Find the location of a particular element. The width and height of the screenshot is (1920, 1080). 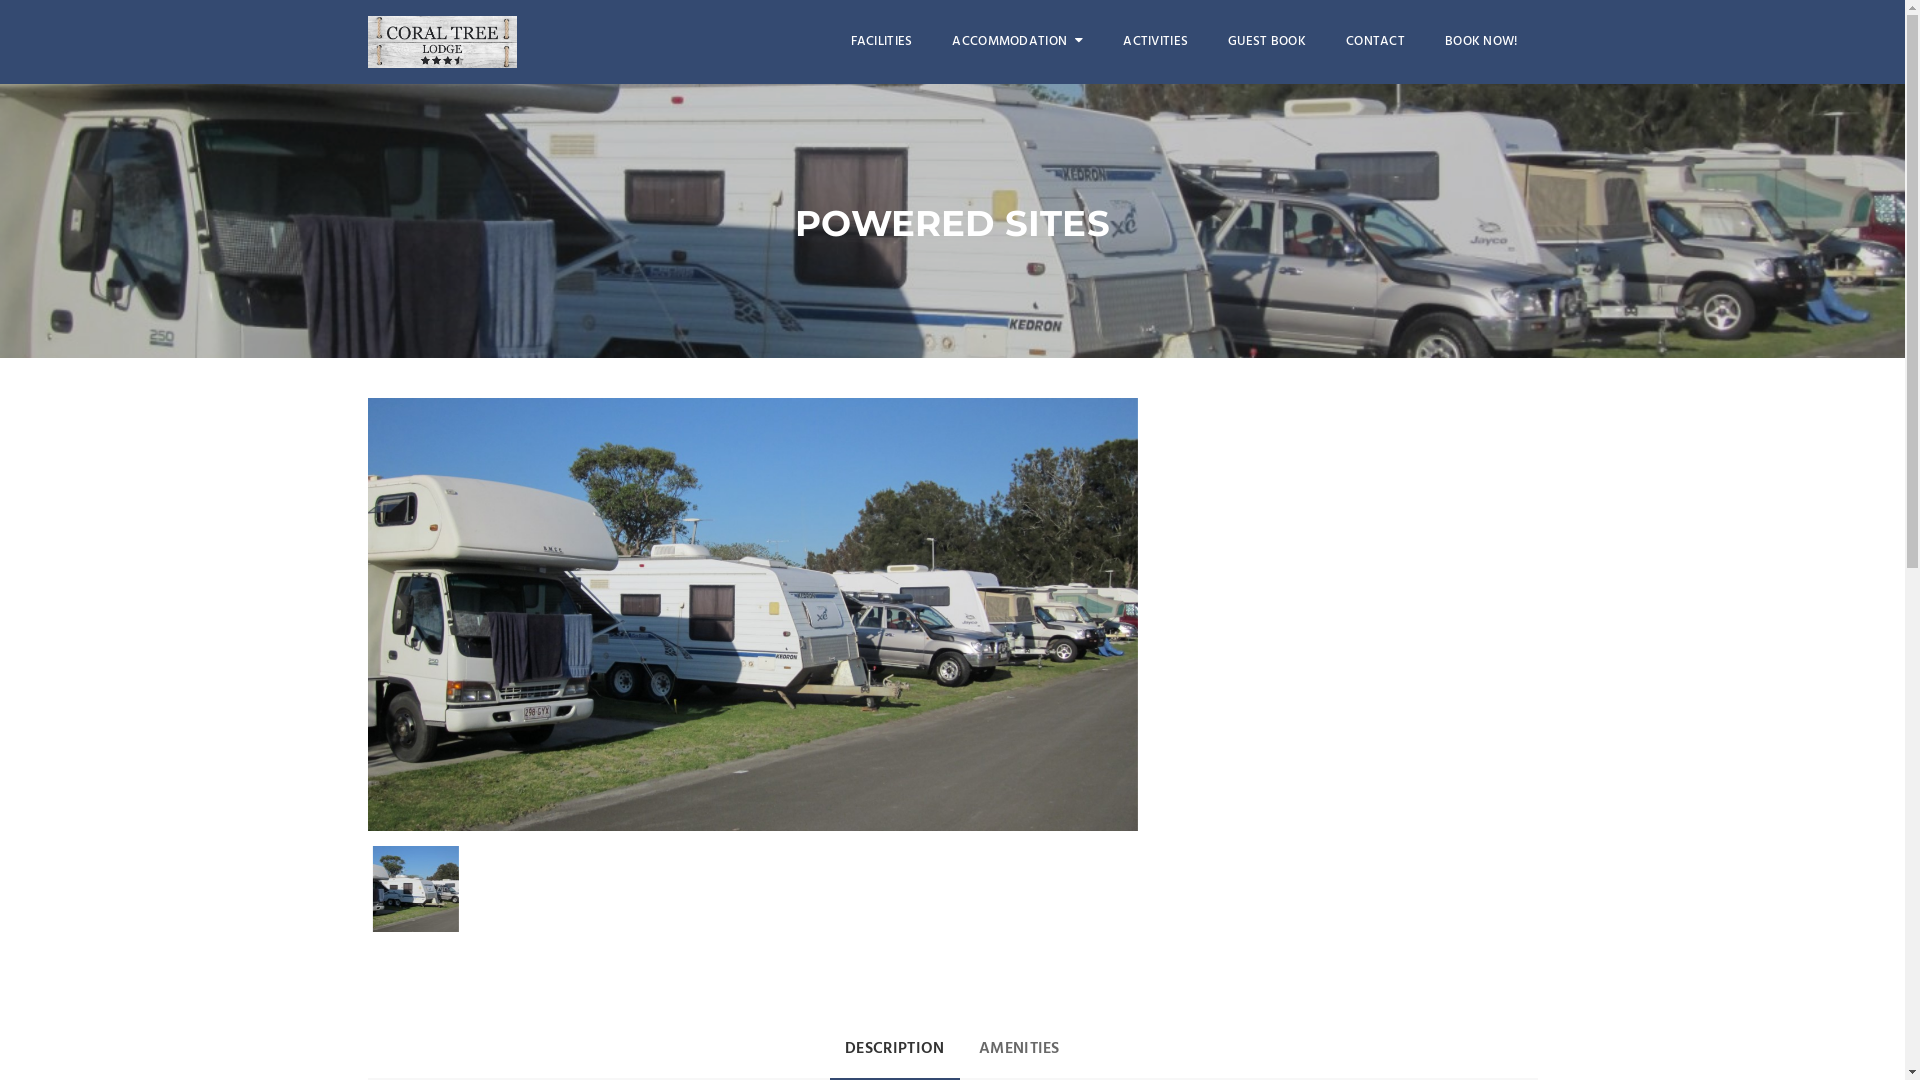

'FACILITIES' is located at coordinates (881, 42).